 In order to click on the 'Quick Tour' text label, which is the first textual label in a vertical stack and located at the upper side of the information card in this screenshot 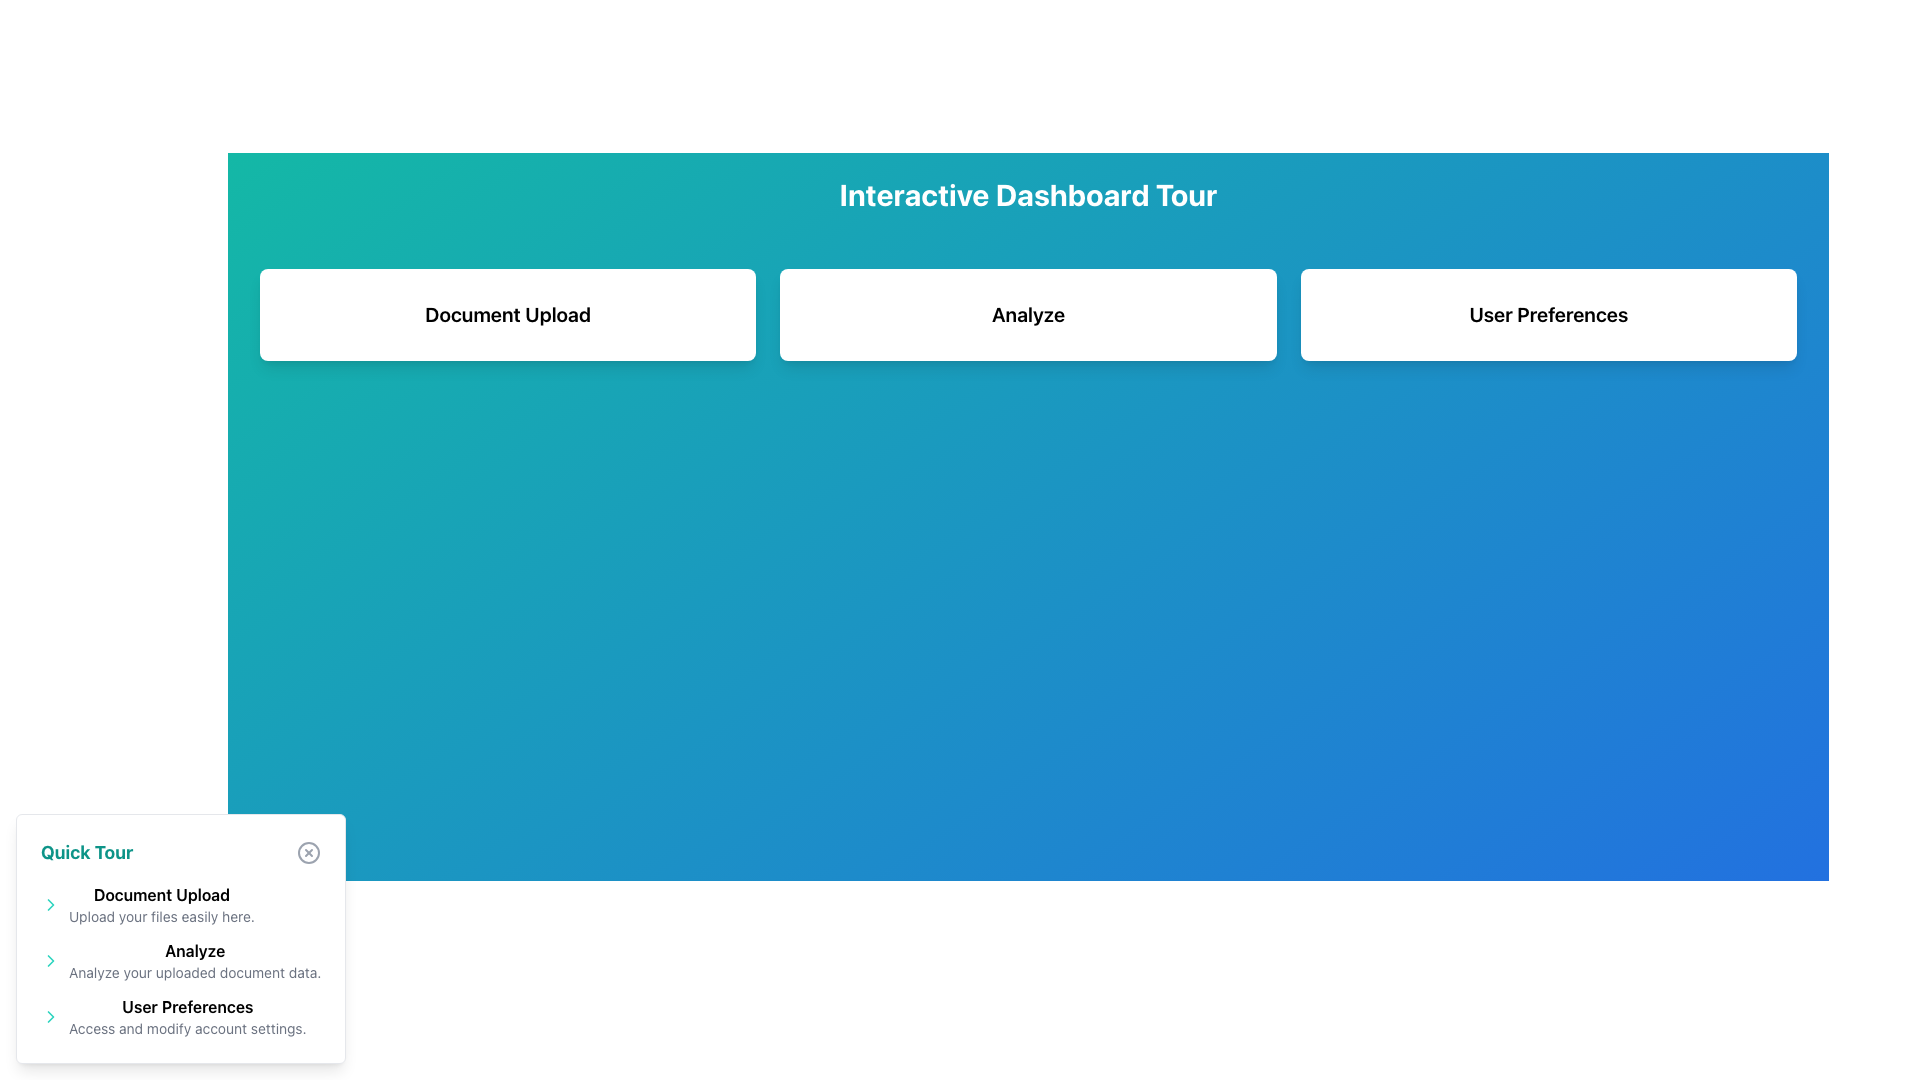, I will do `click(161, 893)`.